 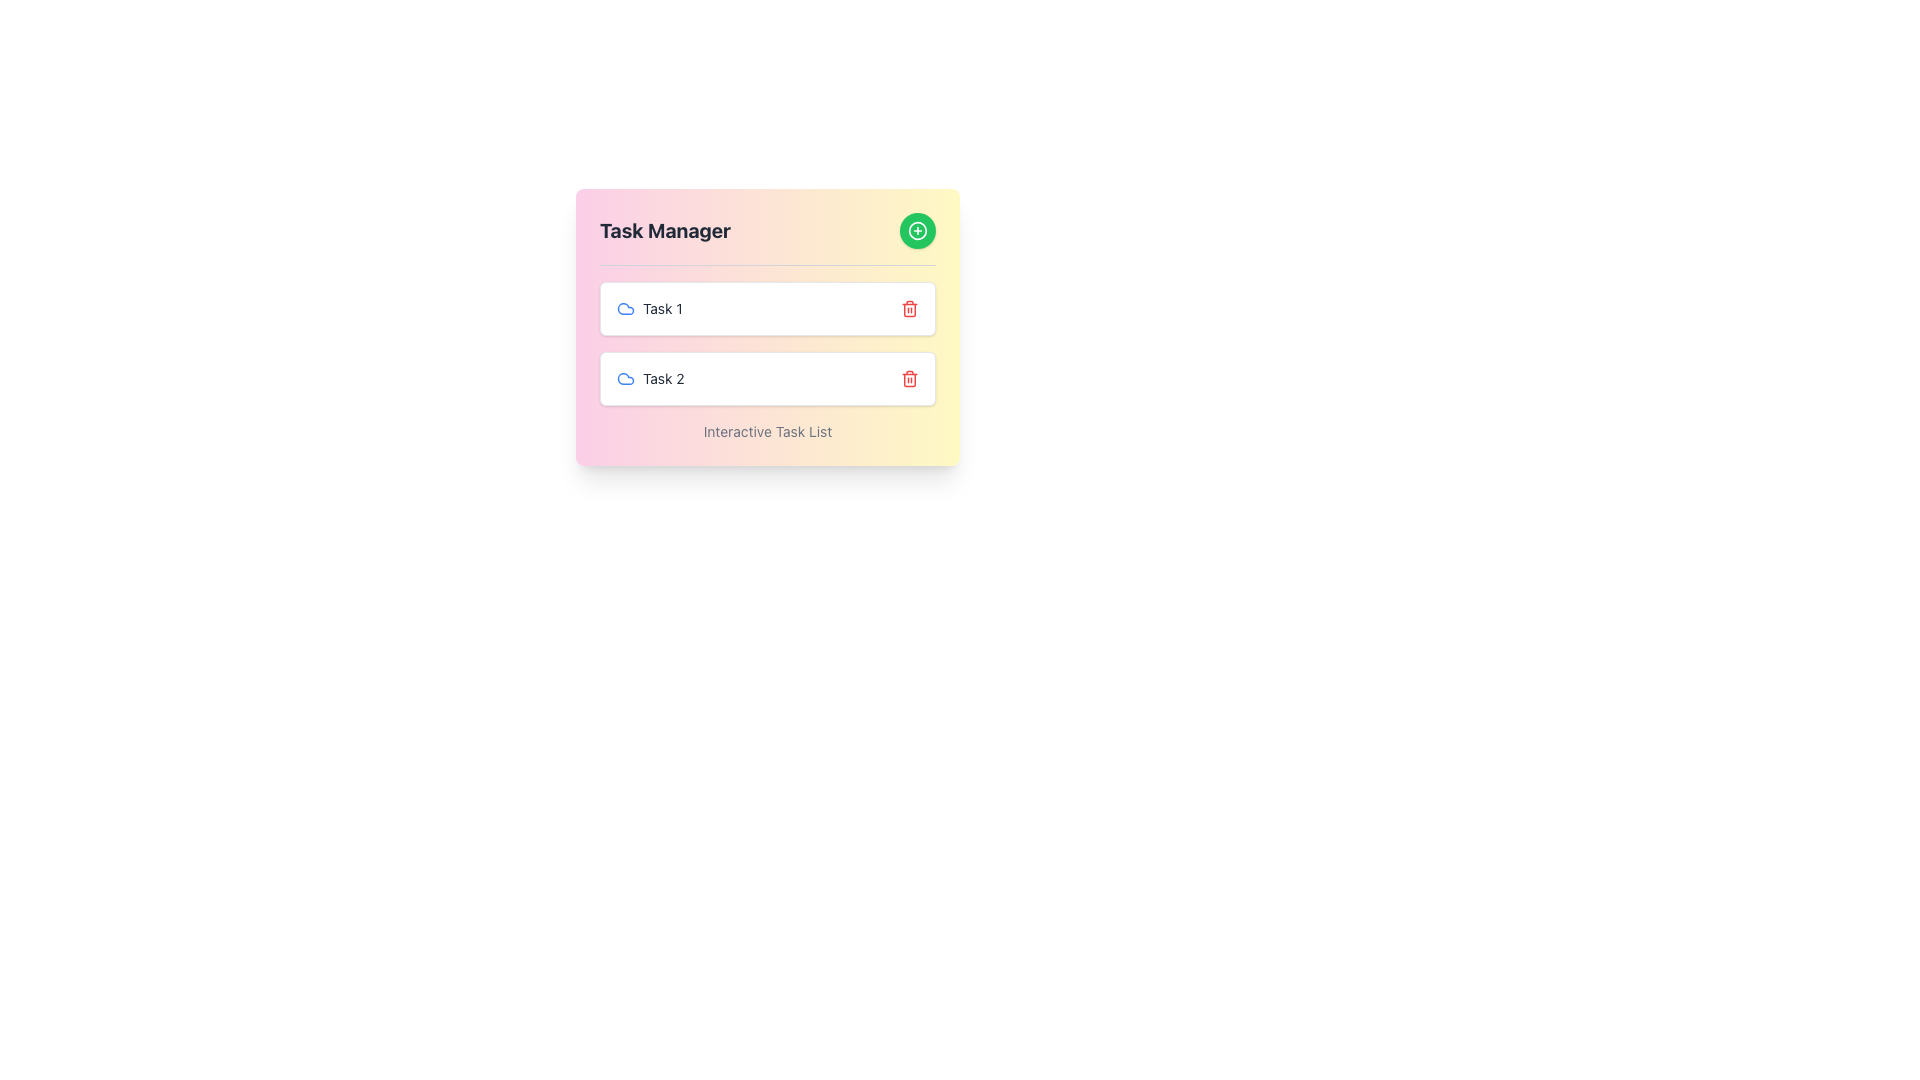 I want to click on properties of the SVG Icon located near the left side of the text 'Task 1' in the first row of the task list, so click(x=624, y=308).